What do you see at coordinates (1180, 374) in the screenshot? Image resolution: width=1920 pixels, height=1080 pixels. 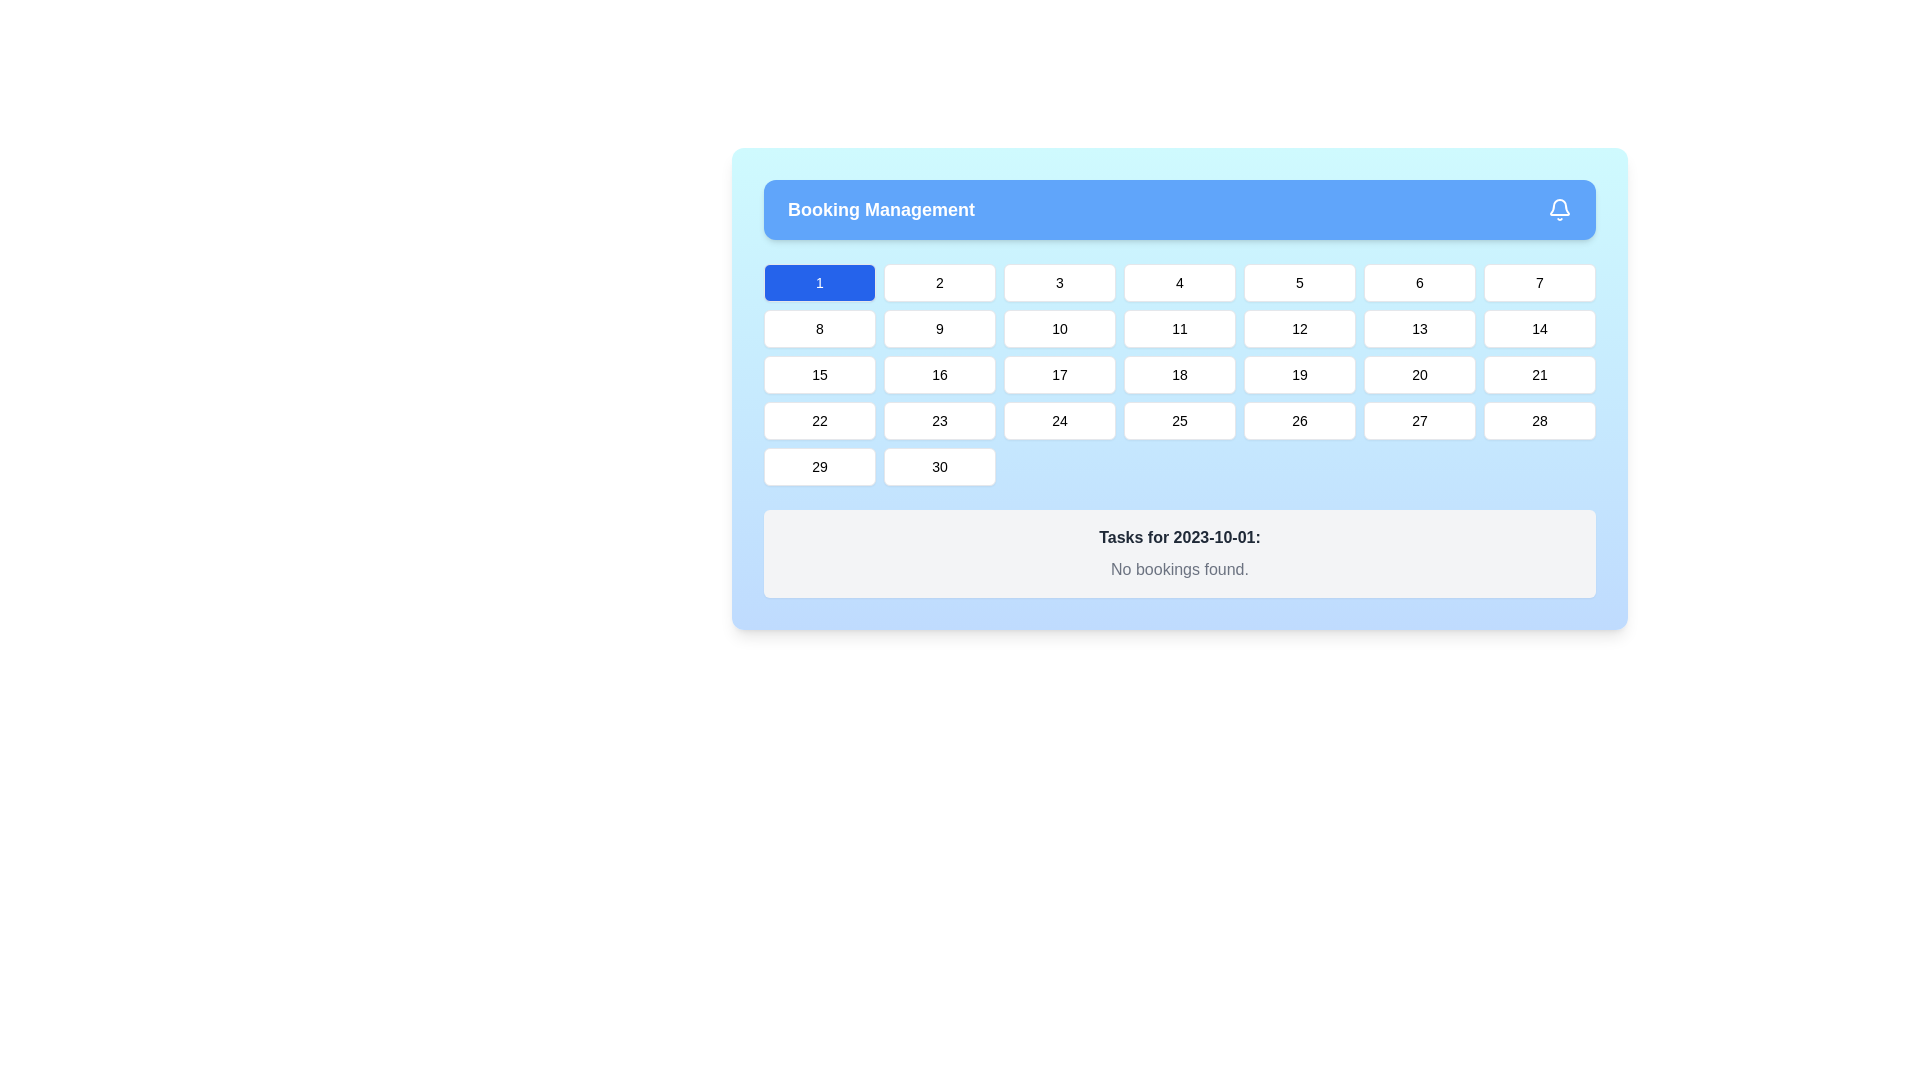 I see `the button labeled '18' in the interactive calendar grid located under 'Booking Management'` at bounding box center [1180, 374].